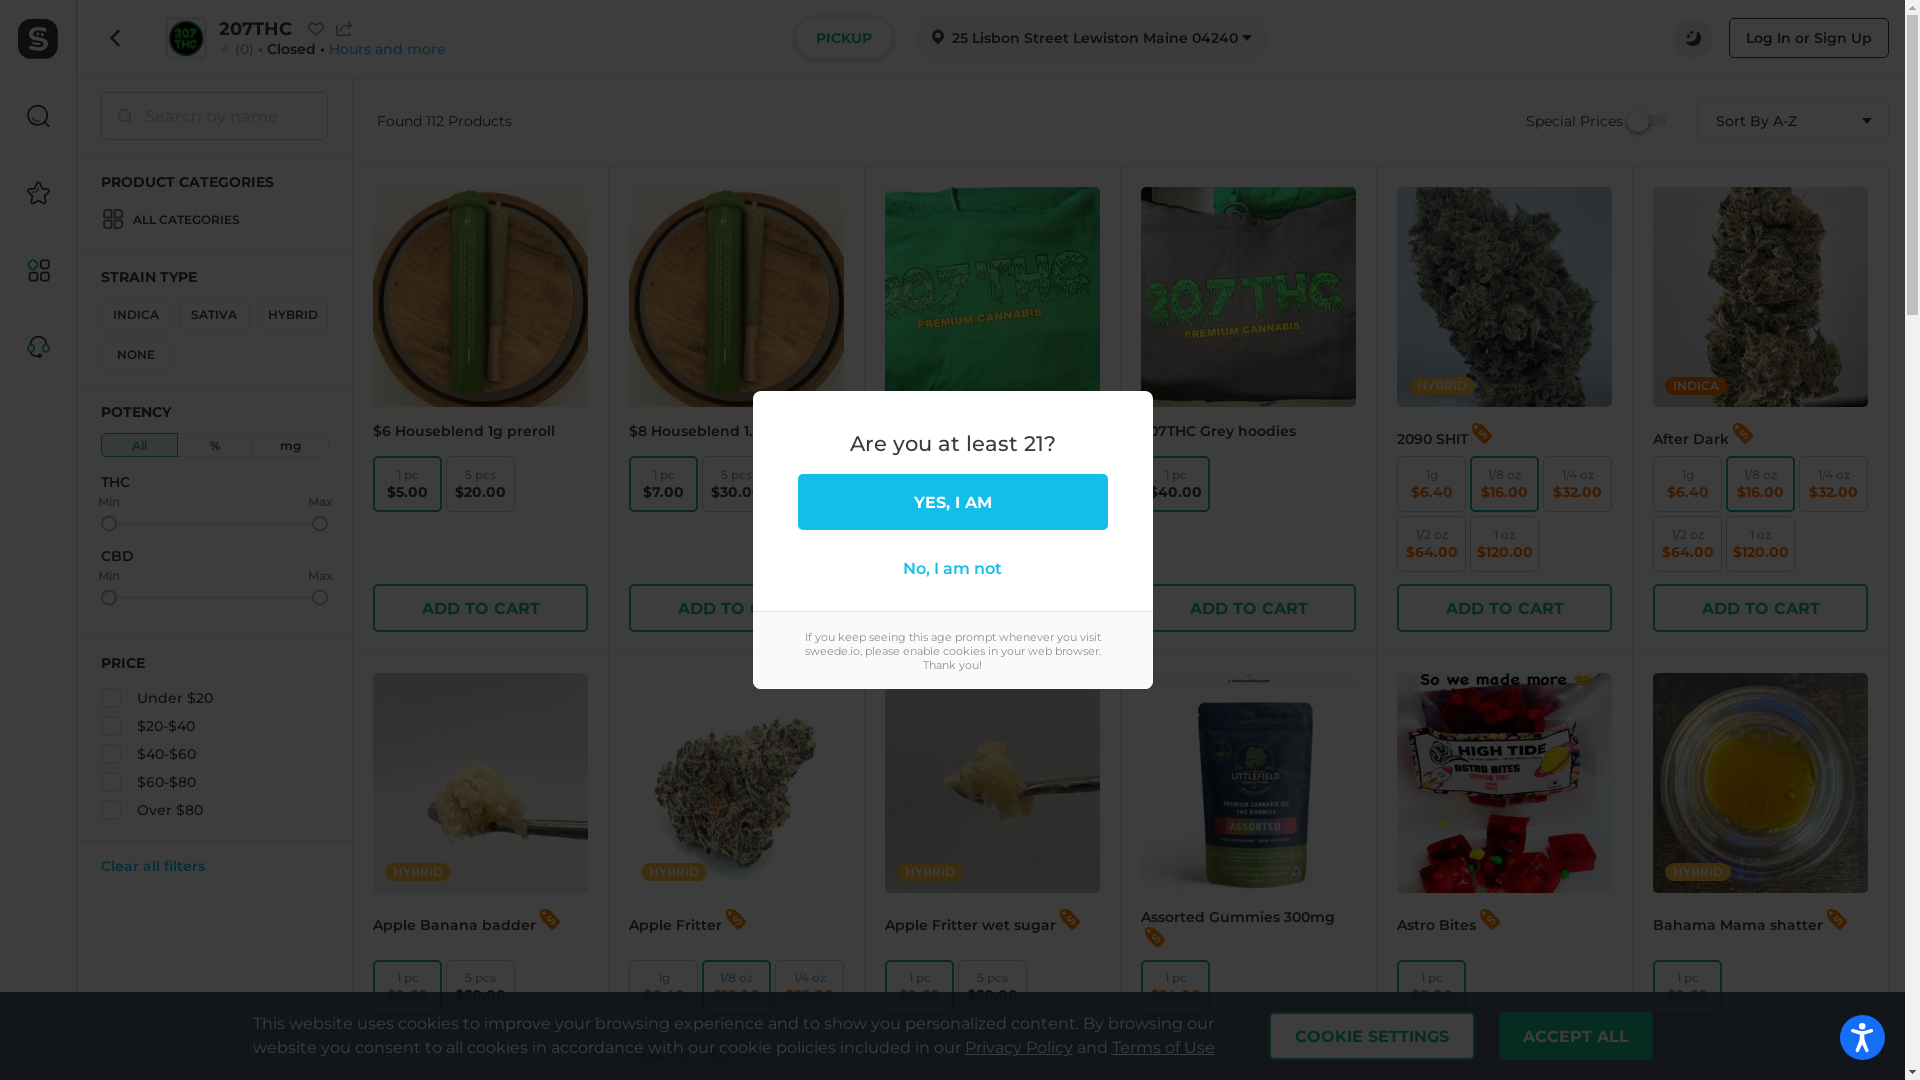  What do you see at coordinates (215, 443) in the screenshot?
I see `'%'` at bounding box center [215, 443].